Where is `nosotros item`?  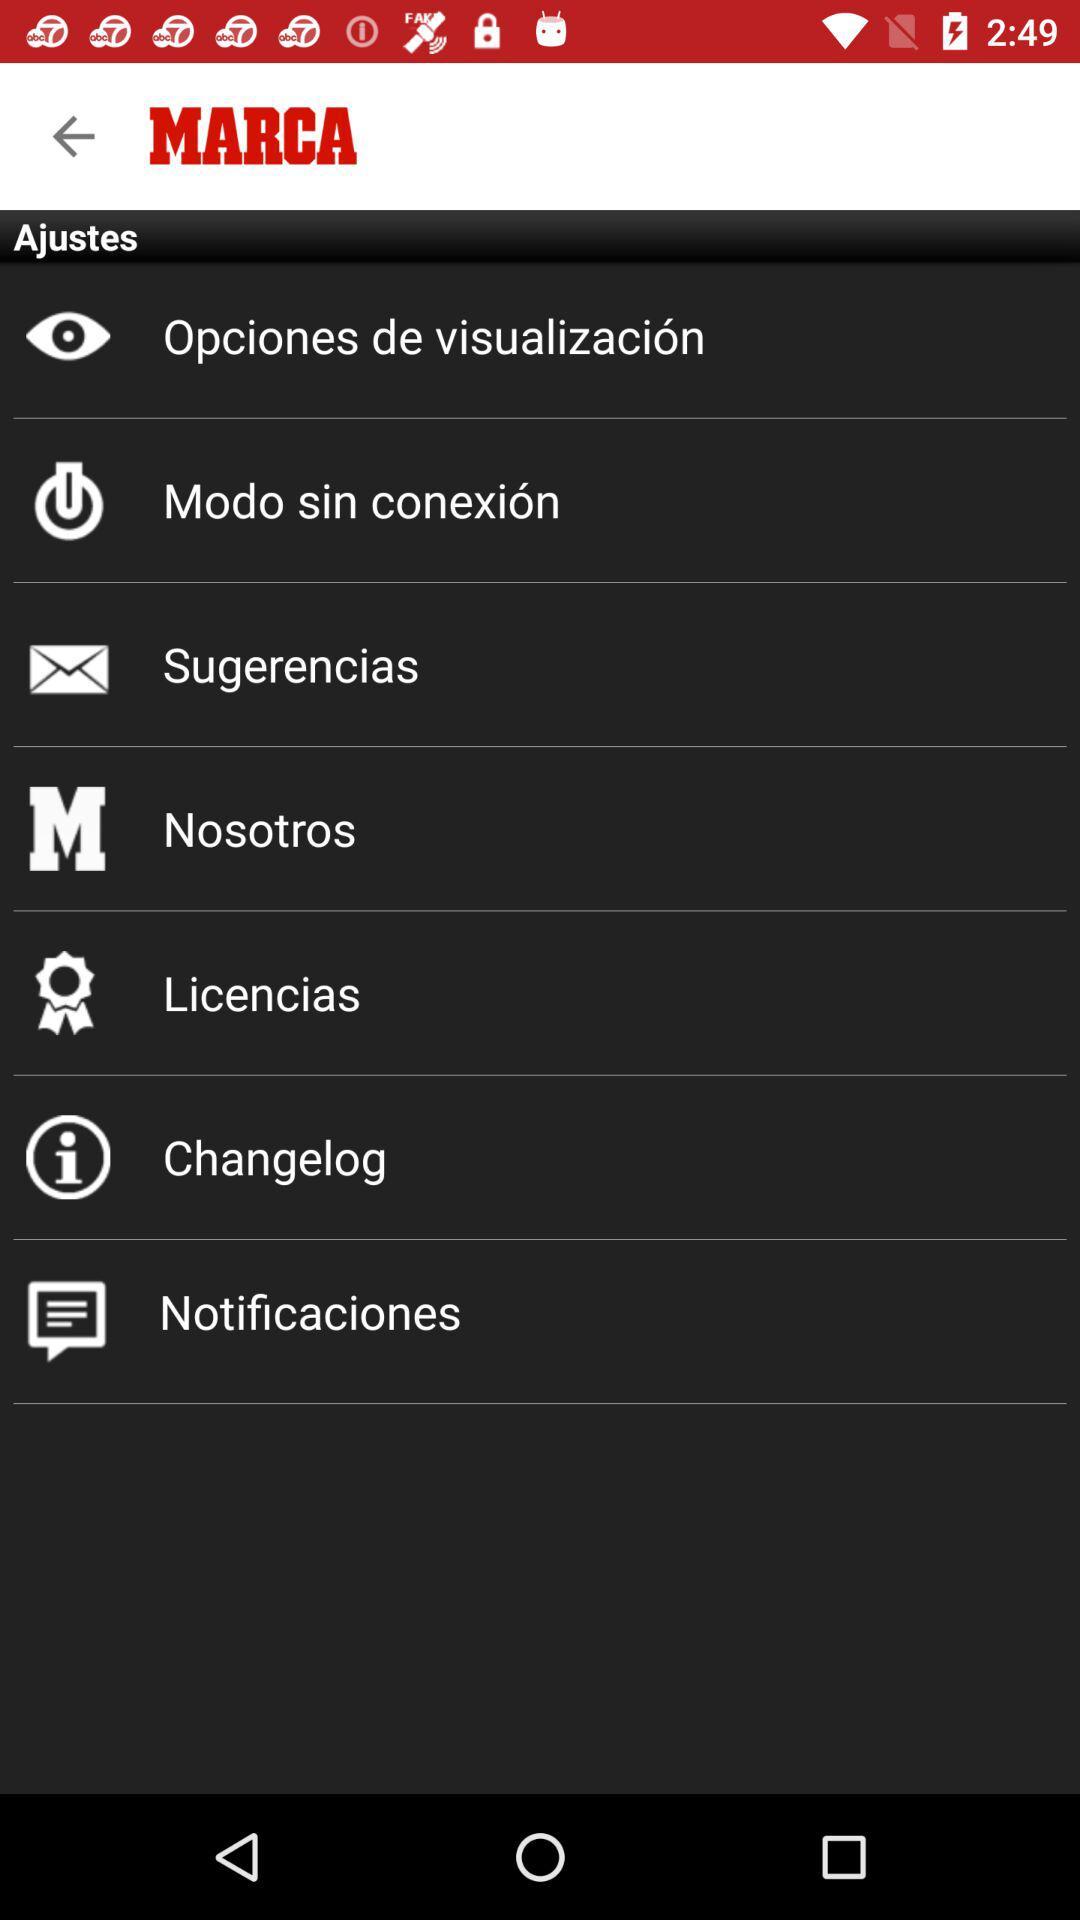
nosotros item is located at coordinates (540, 828).